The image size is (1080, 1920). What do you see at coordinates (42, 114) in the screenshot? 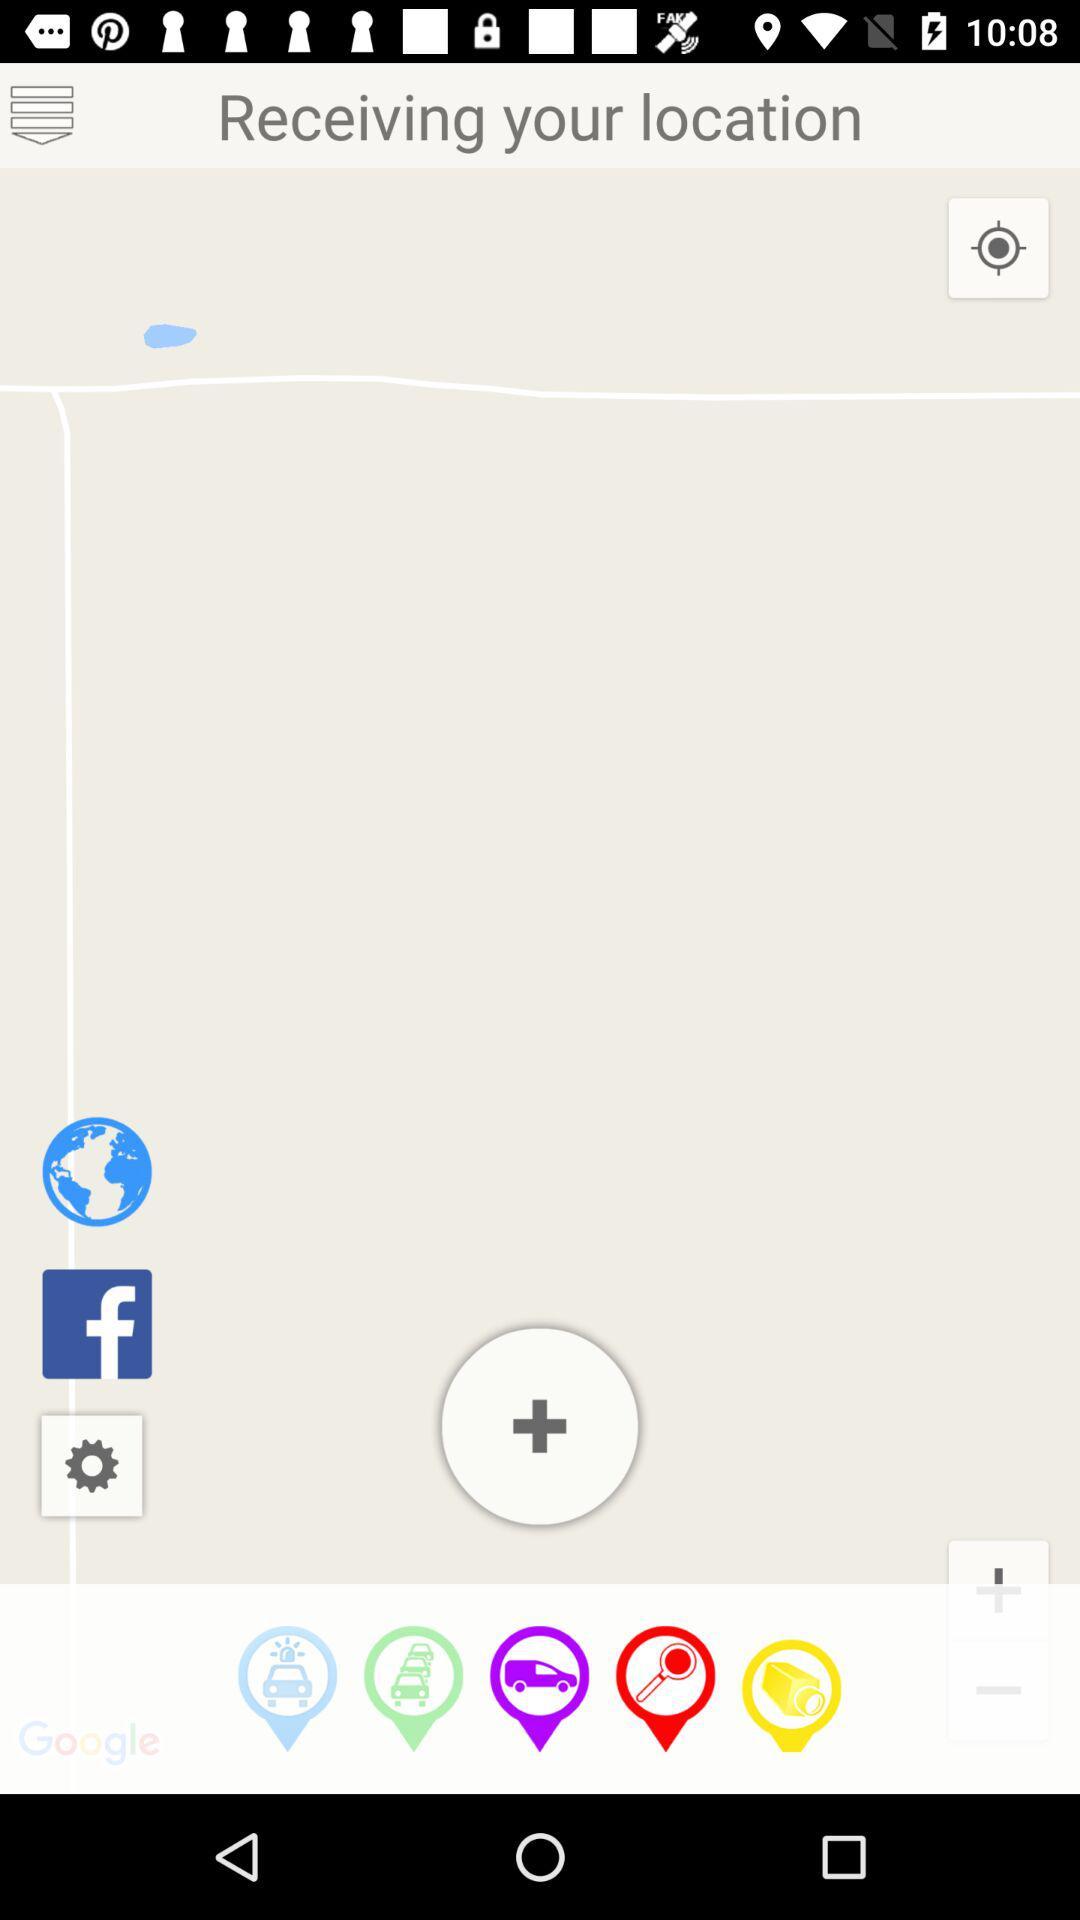
I see `side menu option` at bounding box center [42, 114].